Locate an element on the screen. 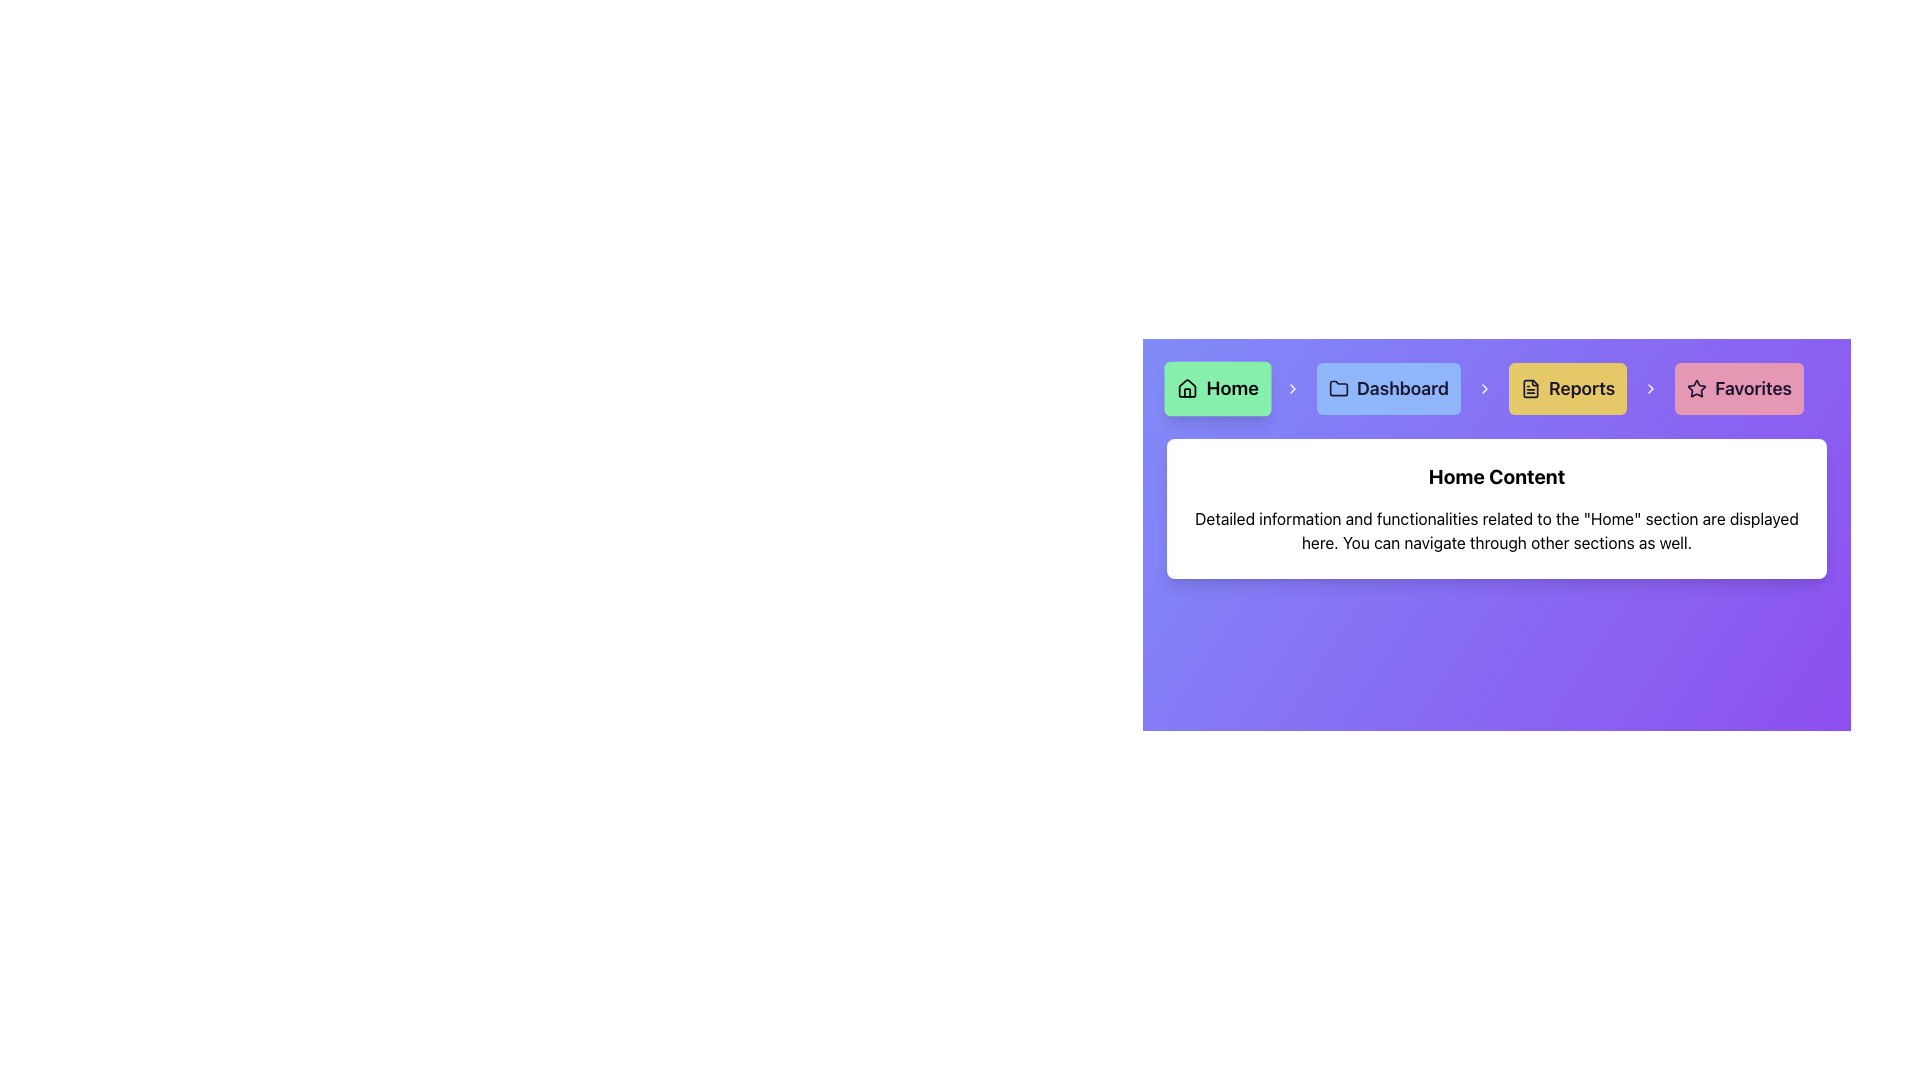 The height and width of the screenshot is (1080, 1920). the stylistic representation of the house icon that is part of the 'Home' navigation button on the green button located at the top left of the page is located at coordinates (1187, 388).